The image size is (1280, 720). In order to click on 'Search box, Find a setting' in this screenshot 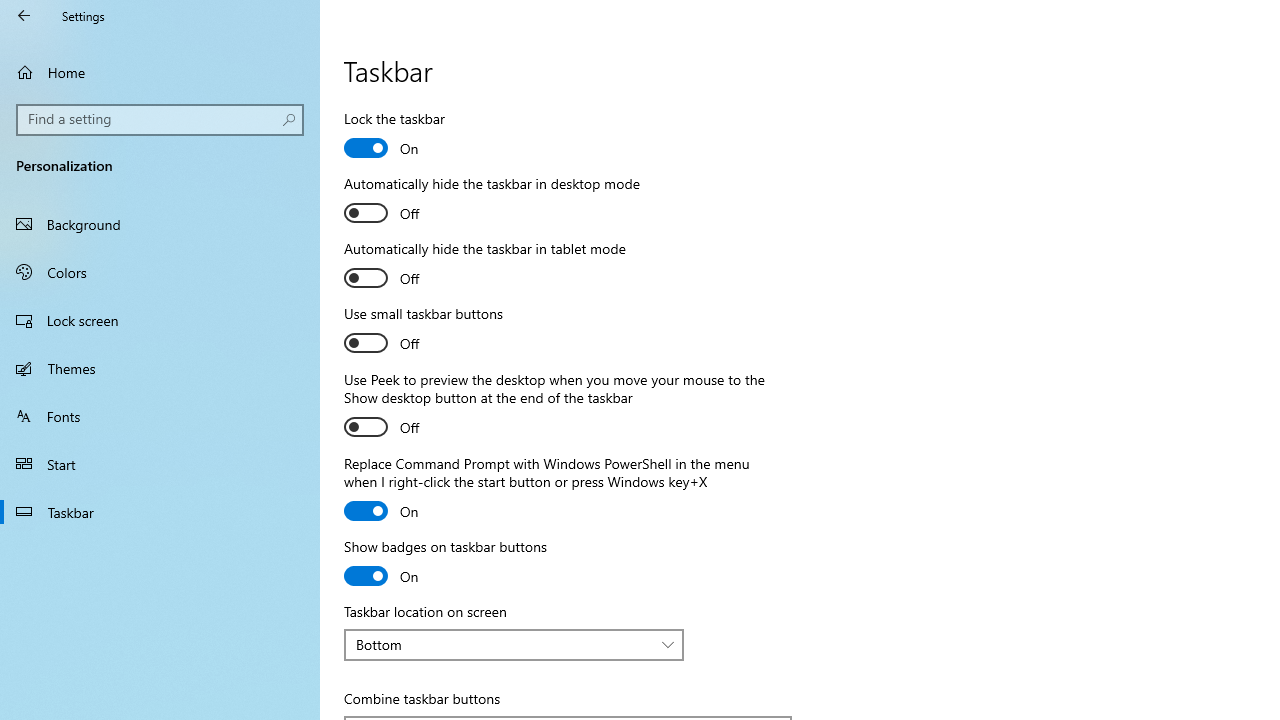, I will do `click(160, 119)`.